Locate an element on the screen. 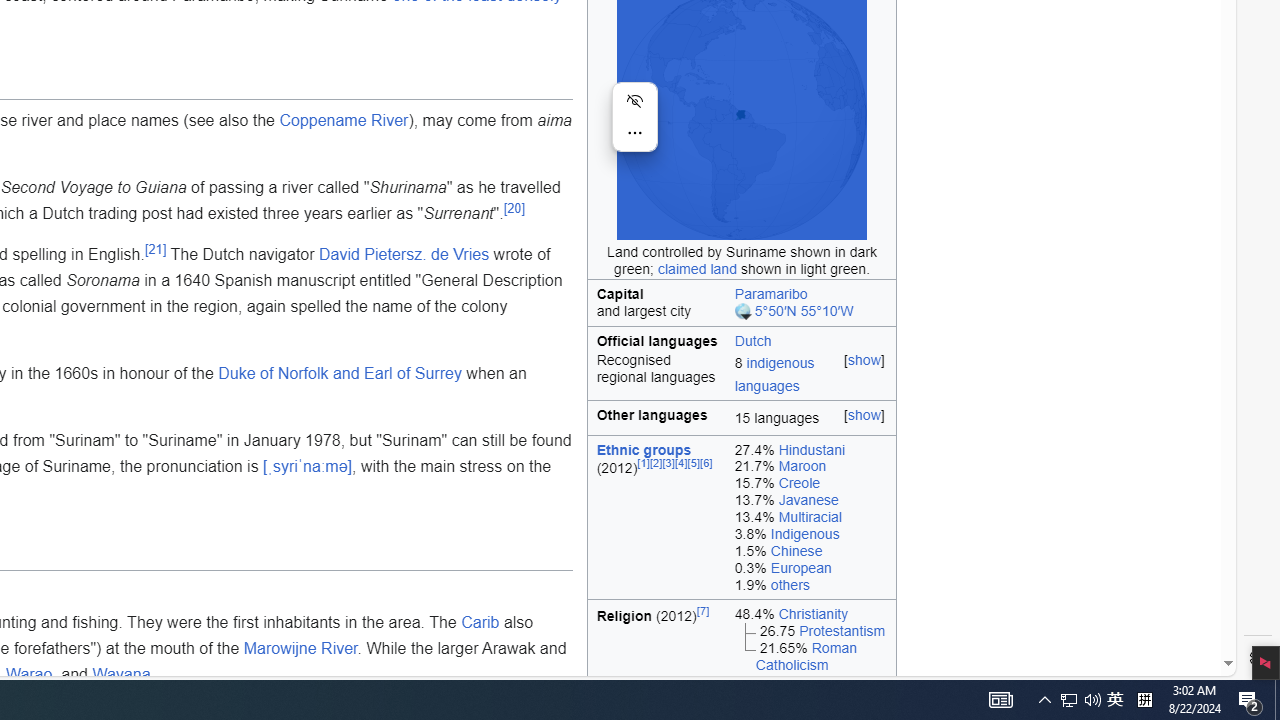  'Class: mergedrow' is located at coordinates (741, 376).